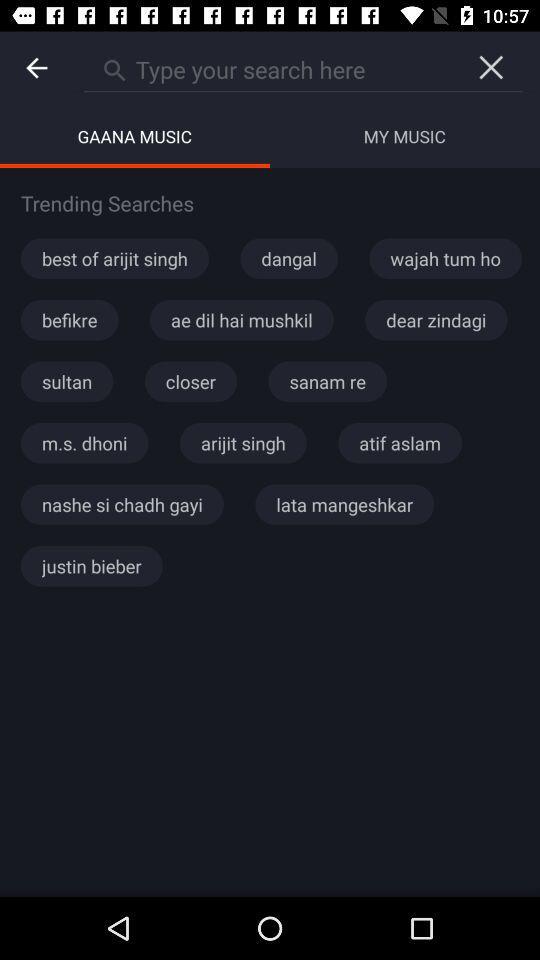  I want to click on the item above m.s. dhoni app, so click(67, 380).